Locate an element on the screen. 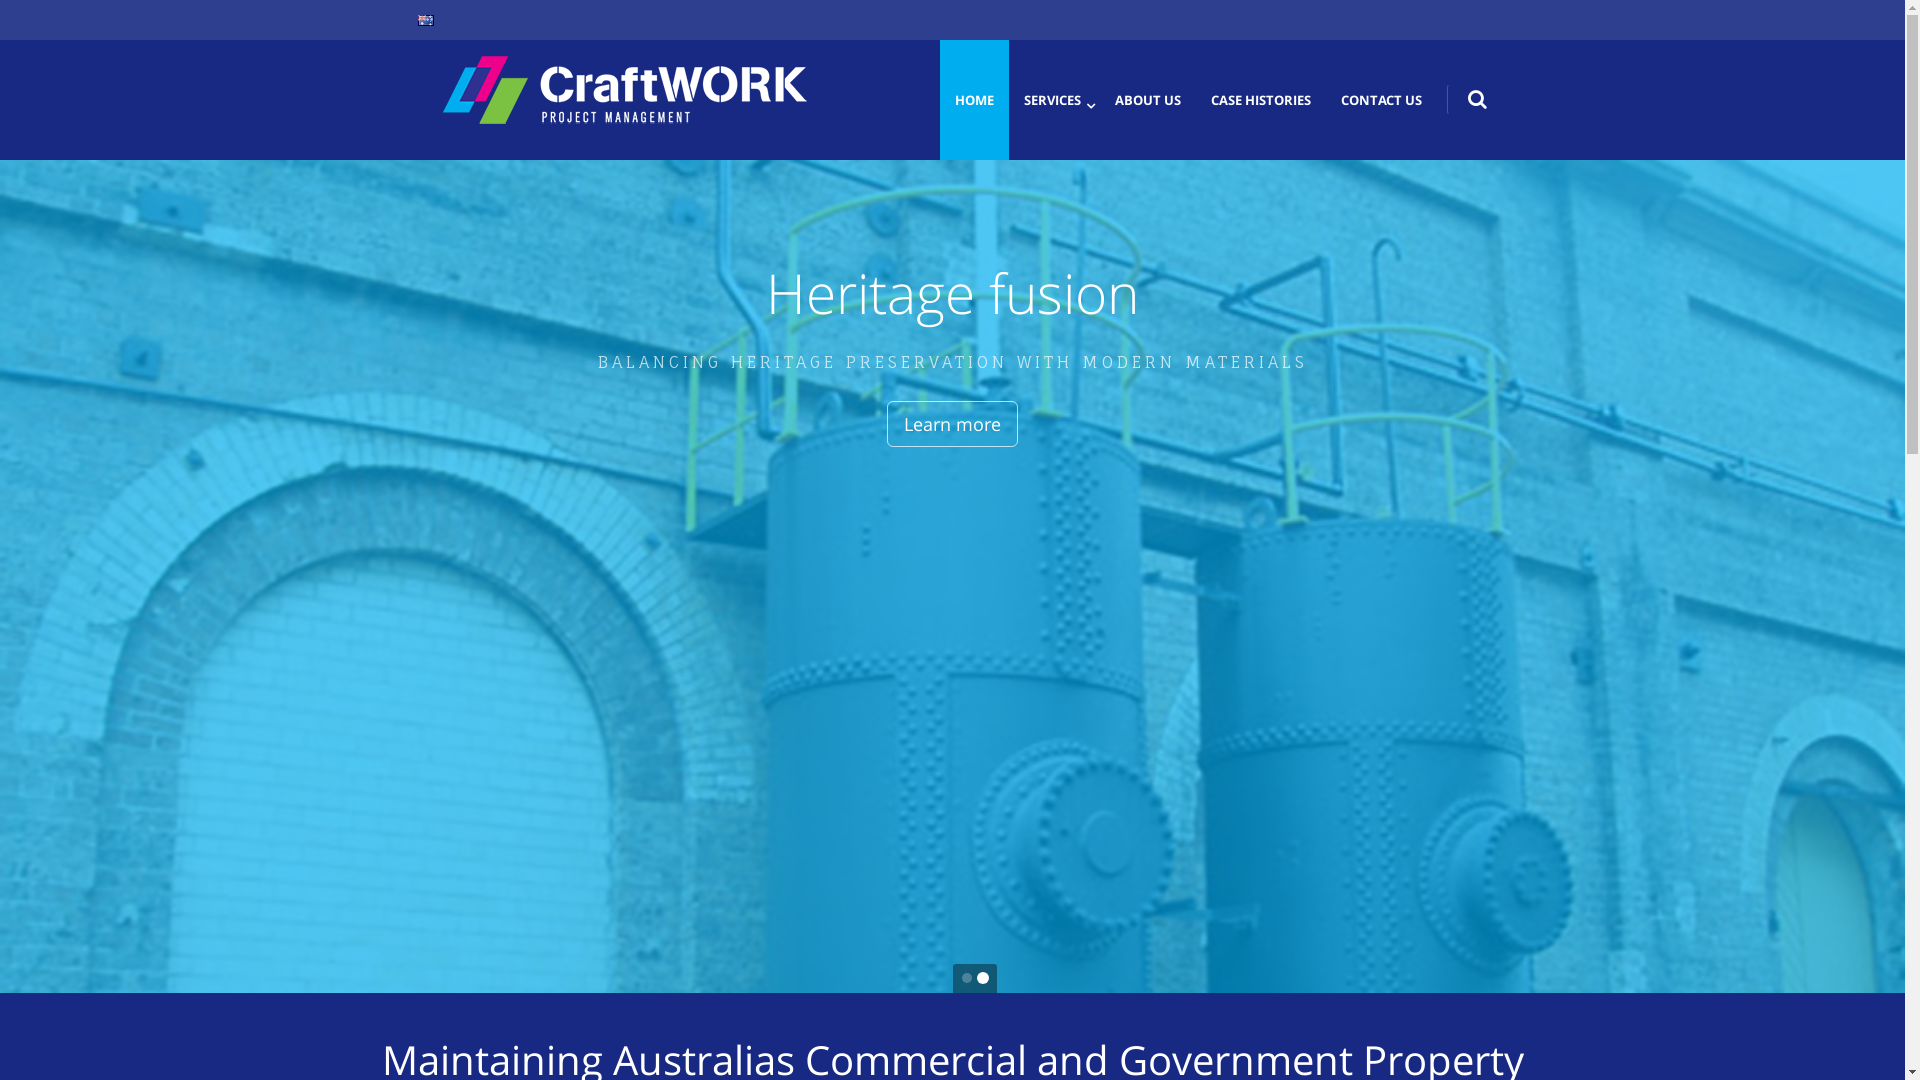 The height and width of the screenshot is (1080, 1920). 'ABOUT US' is located at coordinates (1147, 100).